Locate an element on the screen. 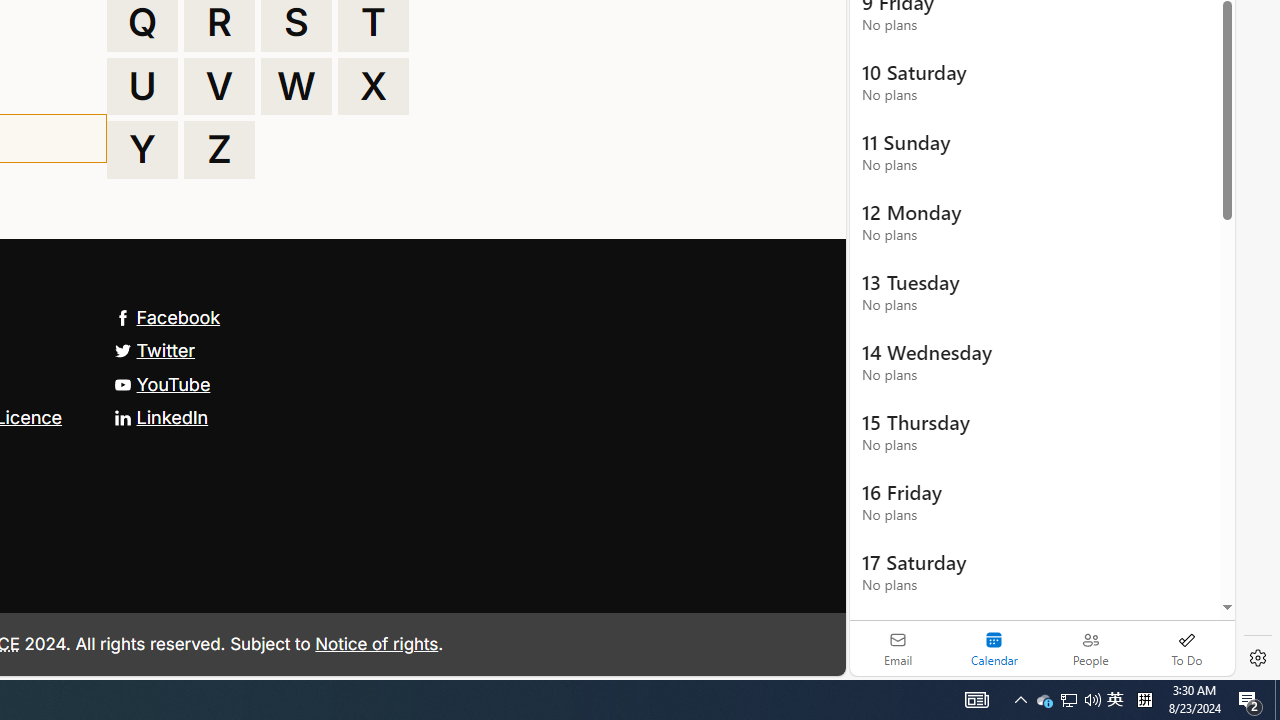 This screenshot has width=1280, height=720. 'X' is located at coordinates (373, 85).